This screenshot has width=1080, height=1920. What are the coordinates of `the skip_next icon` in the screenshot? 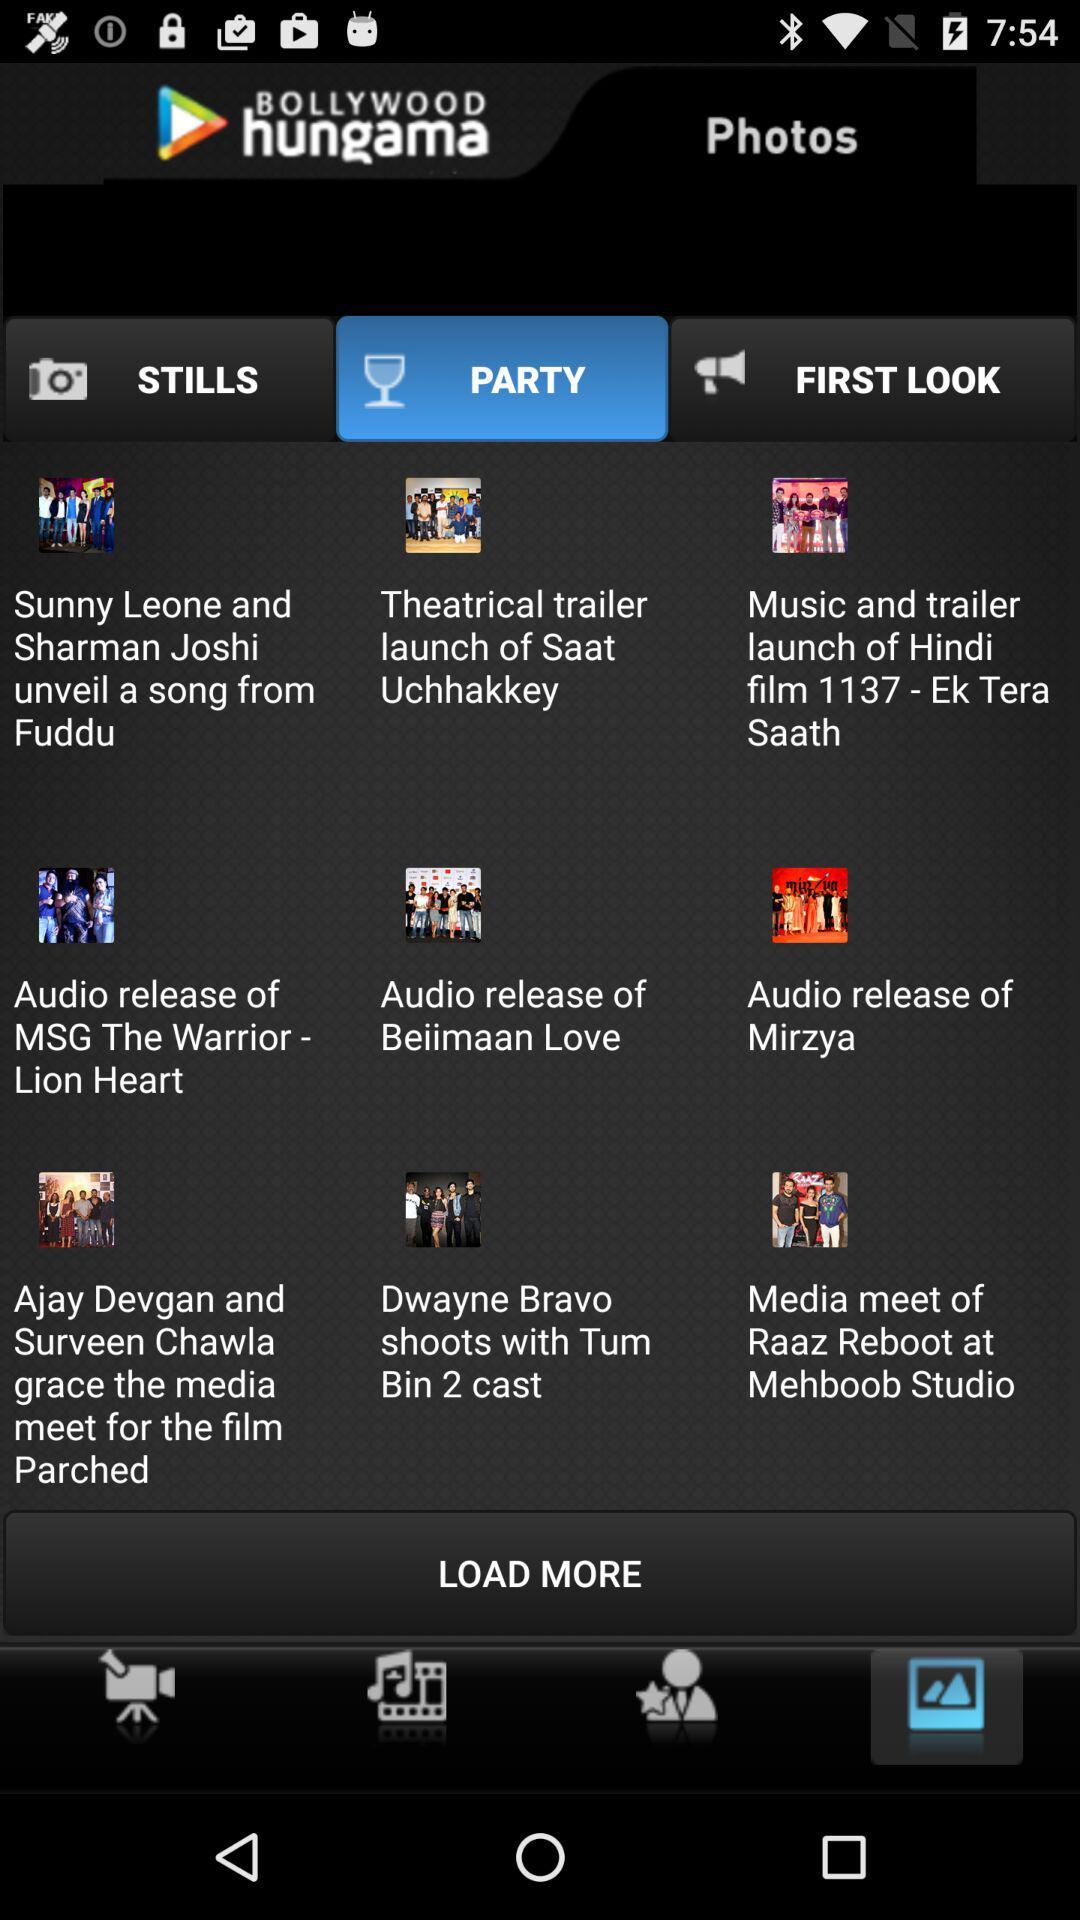 It's located at (135, 1815).